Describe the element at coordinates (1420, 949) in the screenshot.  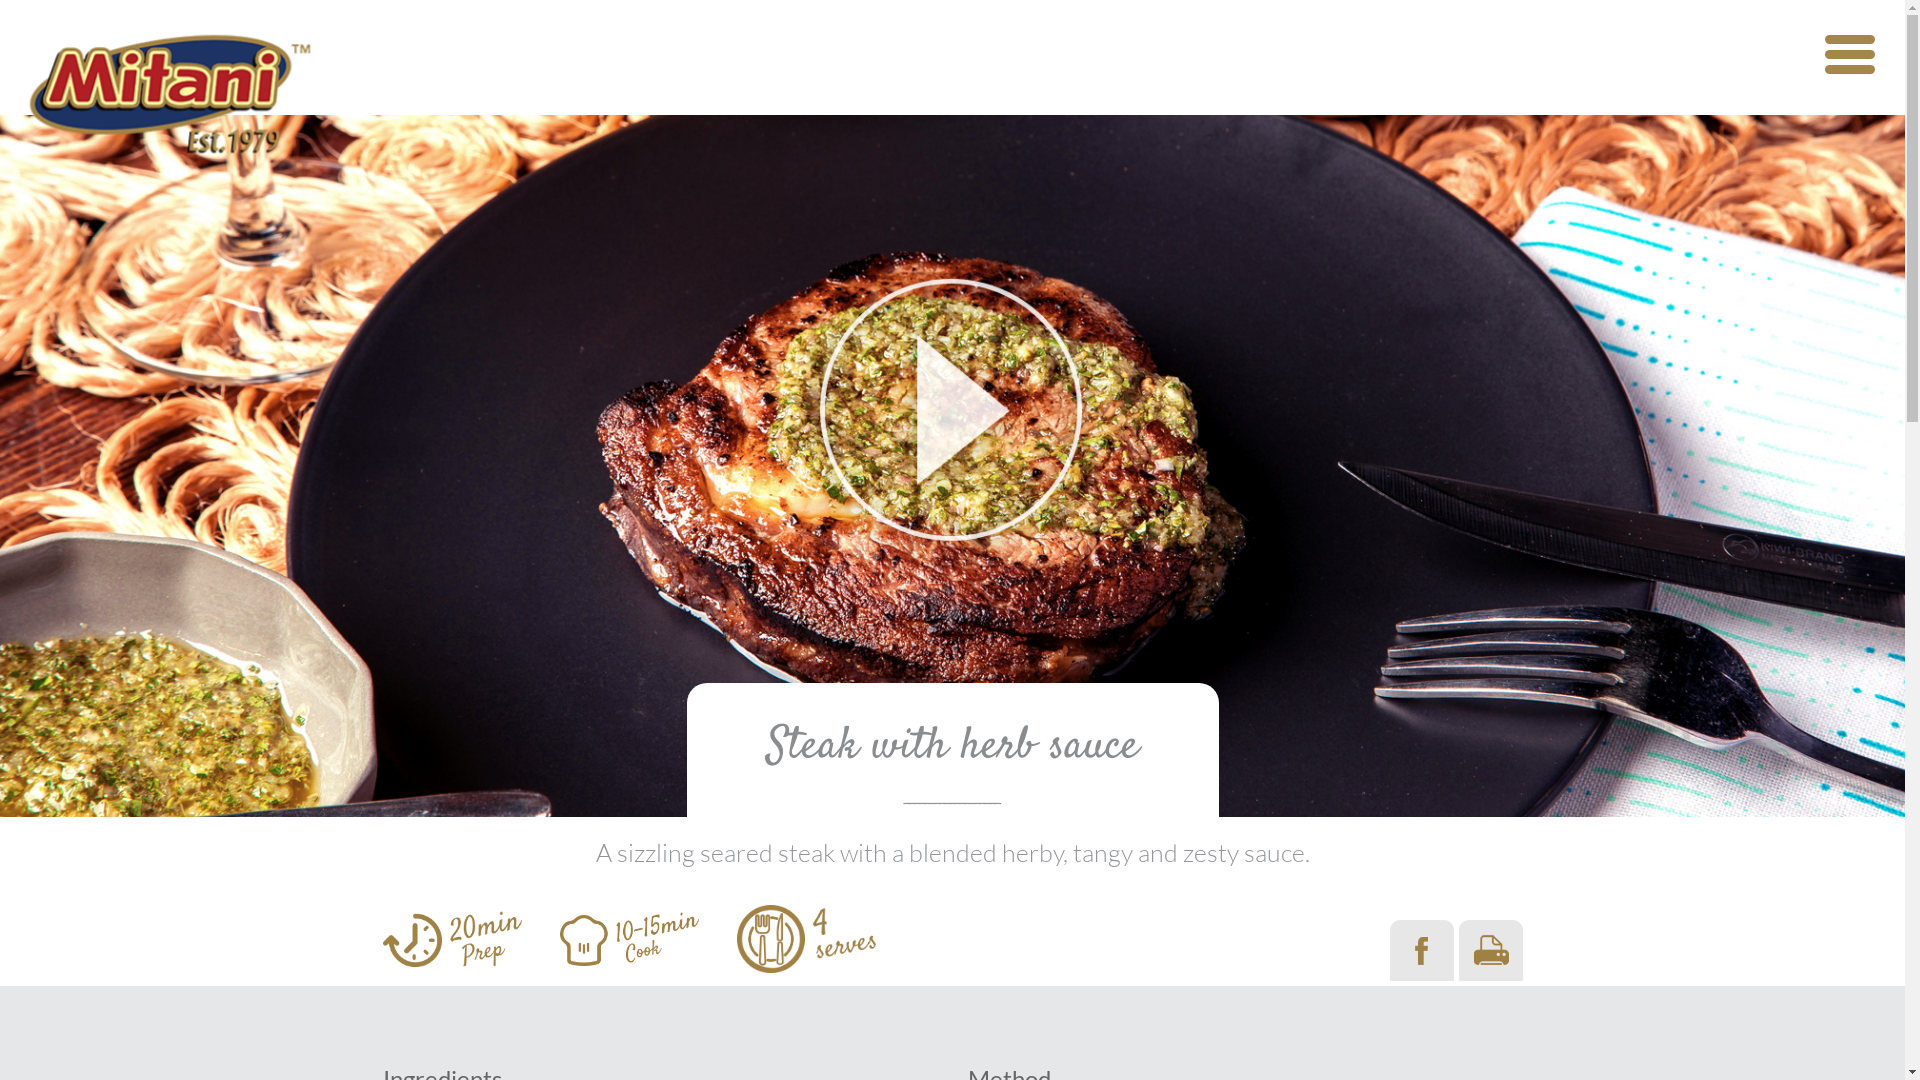
I see `'Share on Facebook'` at that location.